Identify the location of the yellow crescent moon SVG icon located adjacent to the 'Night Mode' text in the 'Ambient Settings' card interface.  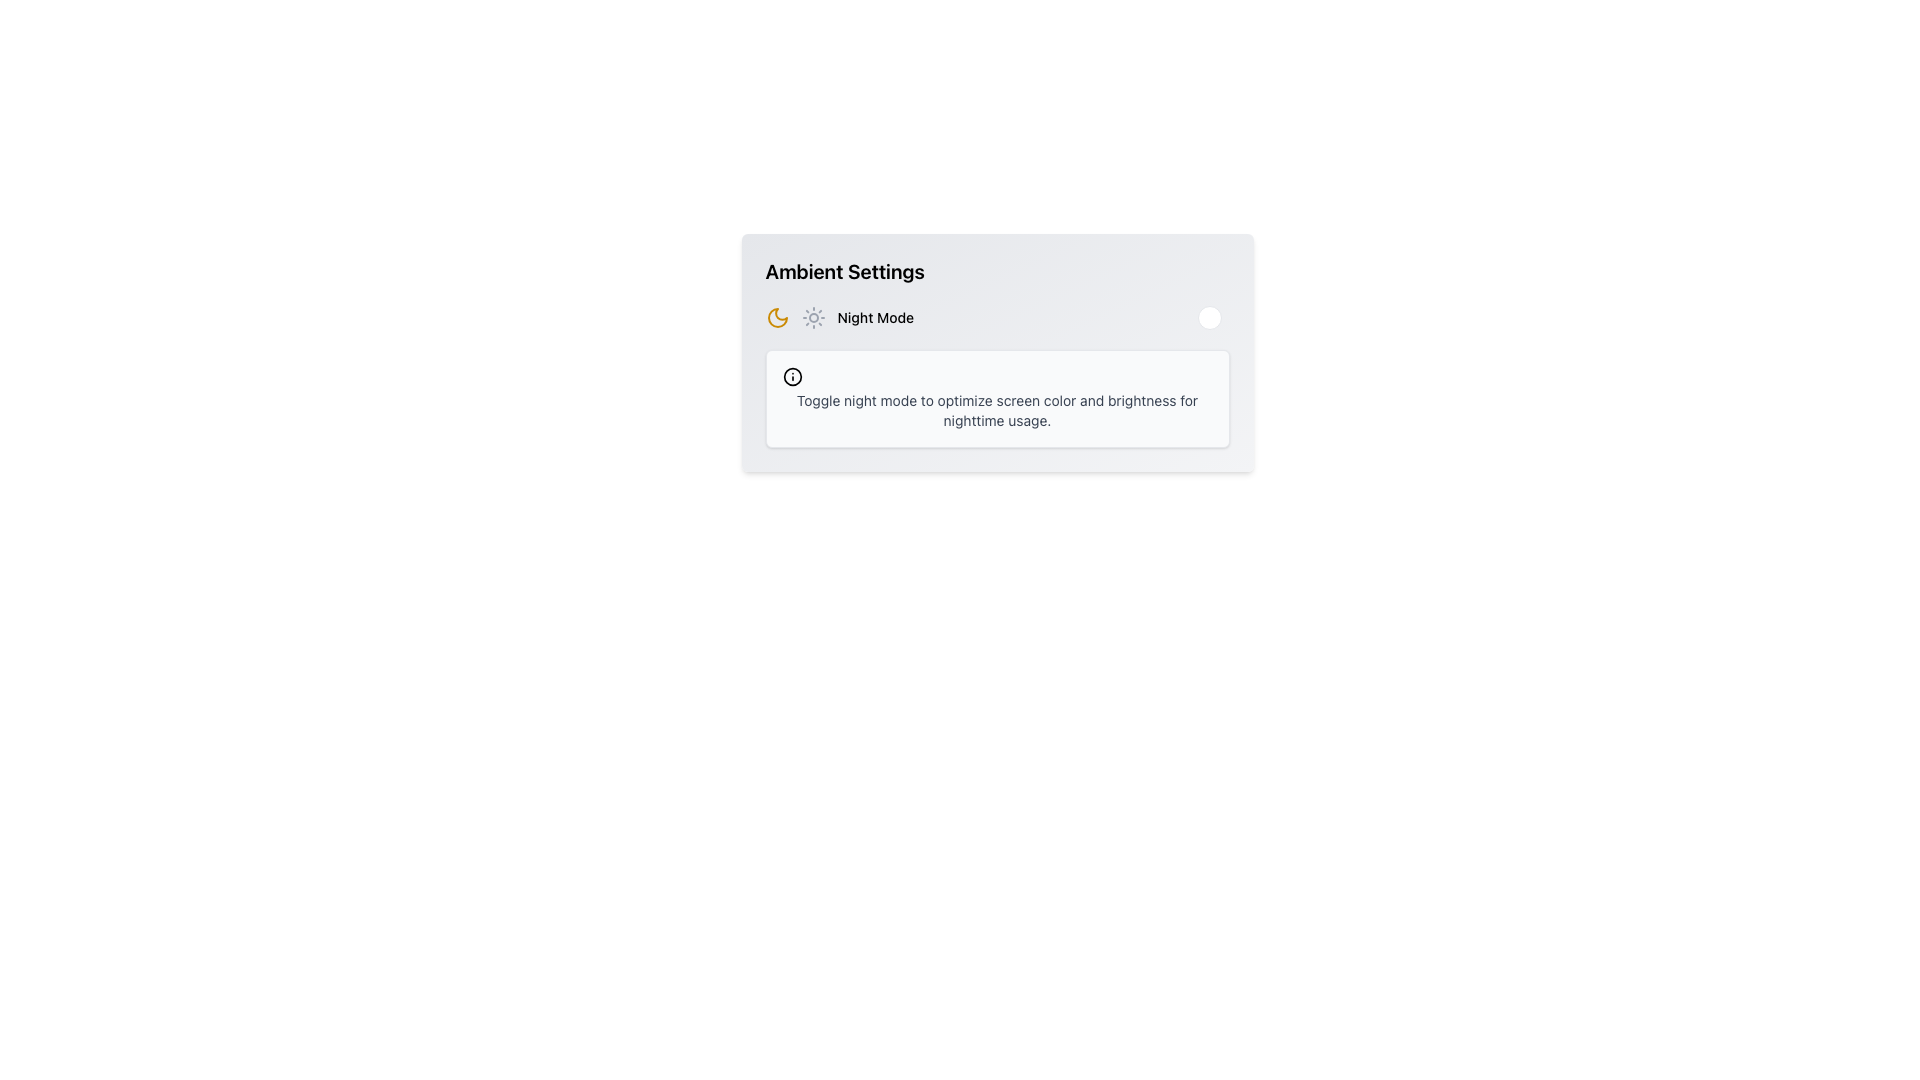
(776, 316).